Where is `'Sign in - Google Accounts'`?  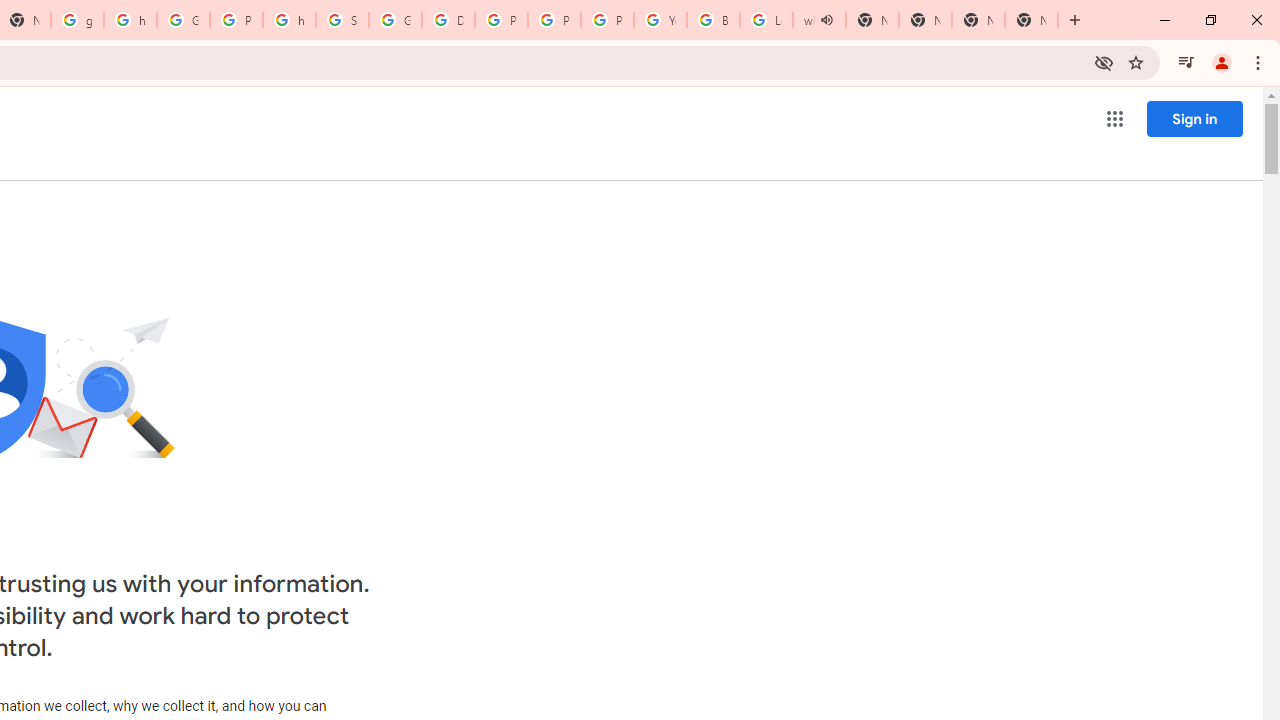 'Sign in - Google Accounts' is located at coordinates (342, 20).